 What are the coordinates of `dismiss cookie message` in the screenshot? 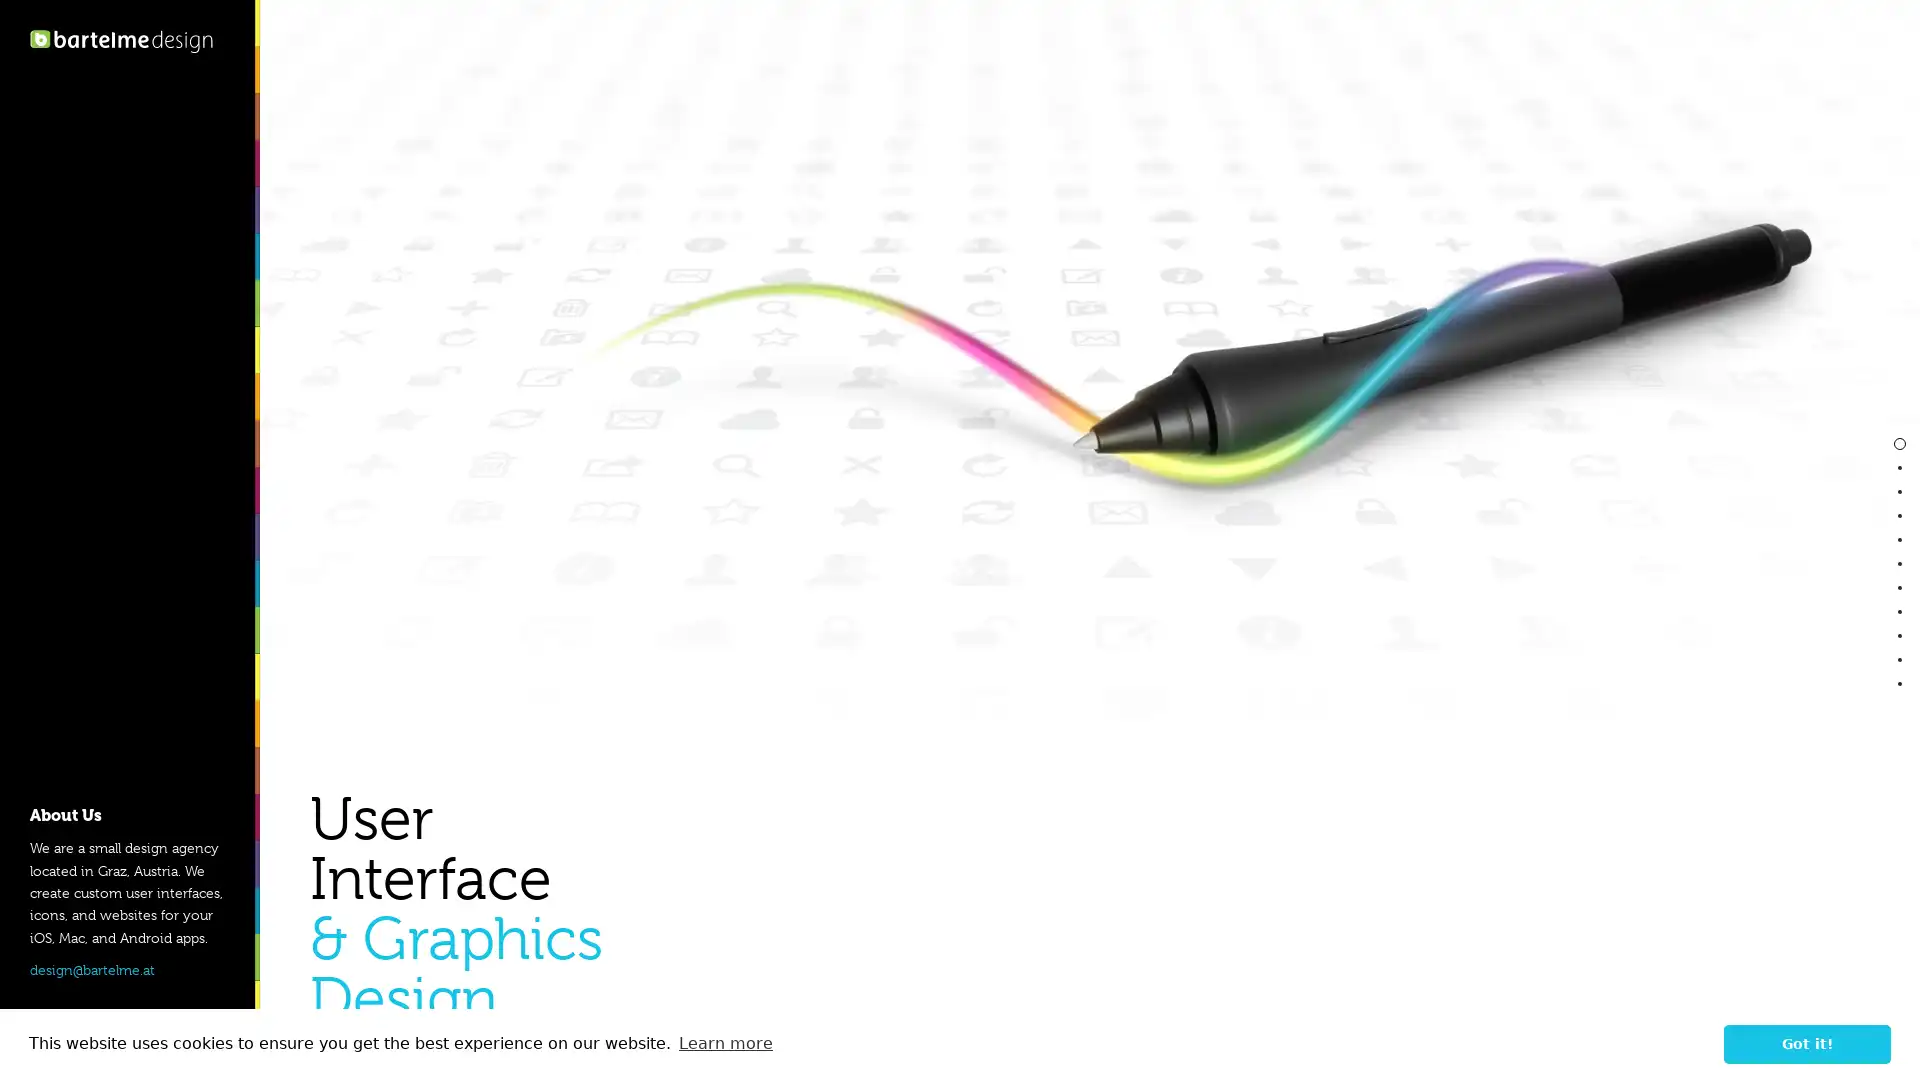 It's located at (1807, 1043).